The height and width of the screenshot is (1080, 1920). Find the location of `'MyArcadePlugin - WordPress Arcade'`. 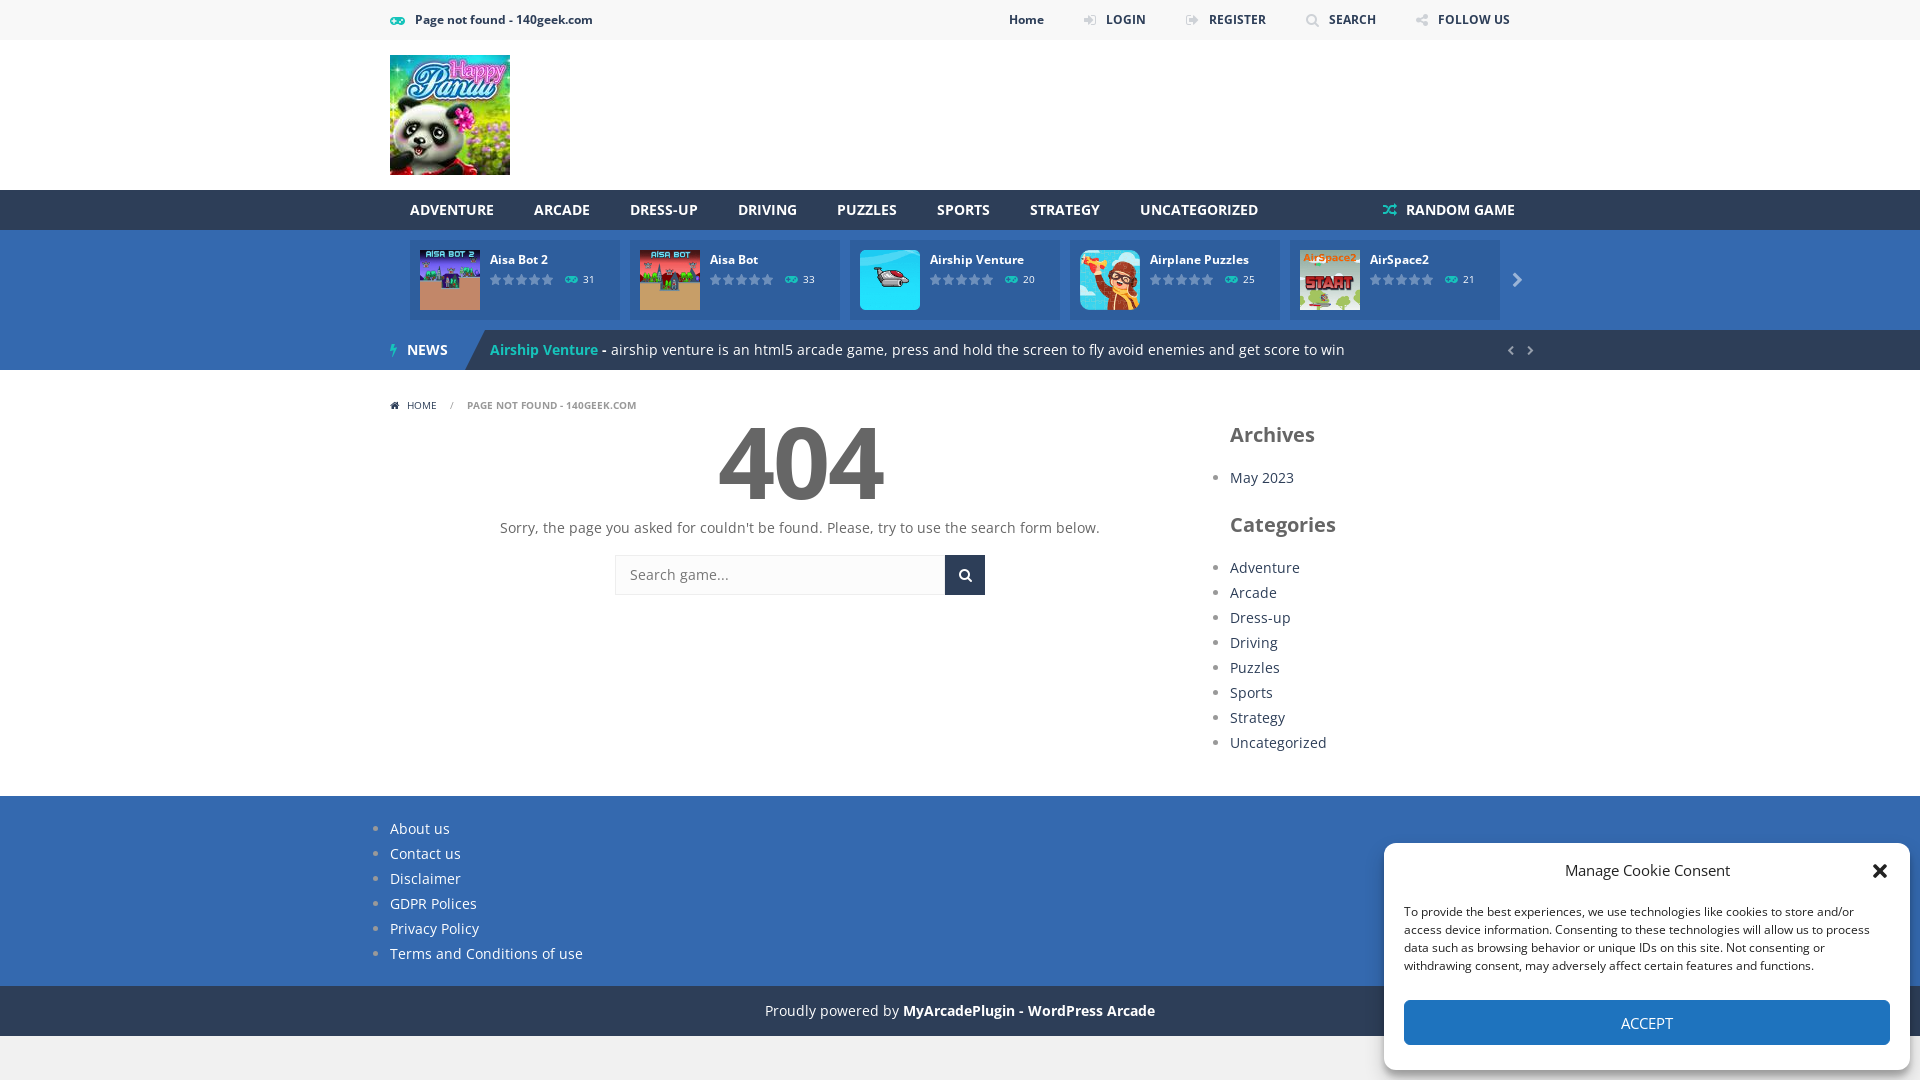

'MyArcadePlugin - WordPress Arcade' is located at coordinates (901, 1010).